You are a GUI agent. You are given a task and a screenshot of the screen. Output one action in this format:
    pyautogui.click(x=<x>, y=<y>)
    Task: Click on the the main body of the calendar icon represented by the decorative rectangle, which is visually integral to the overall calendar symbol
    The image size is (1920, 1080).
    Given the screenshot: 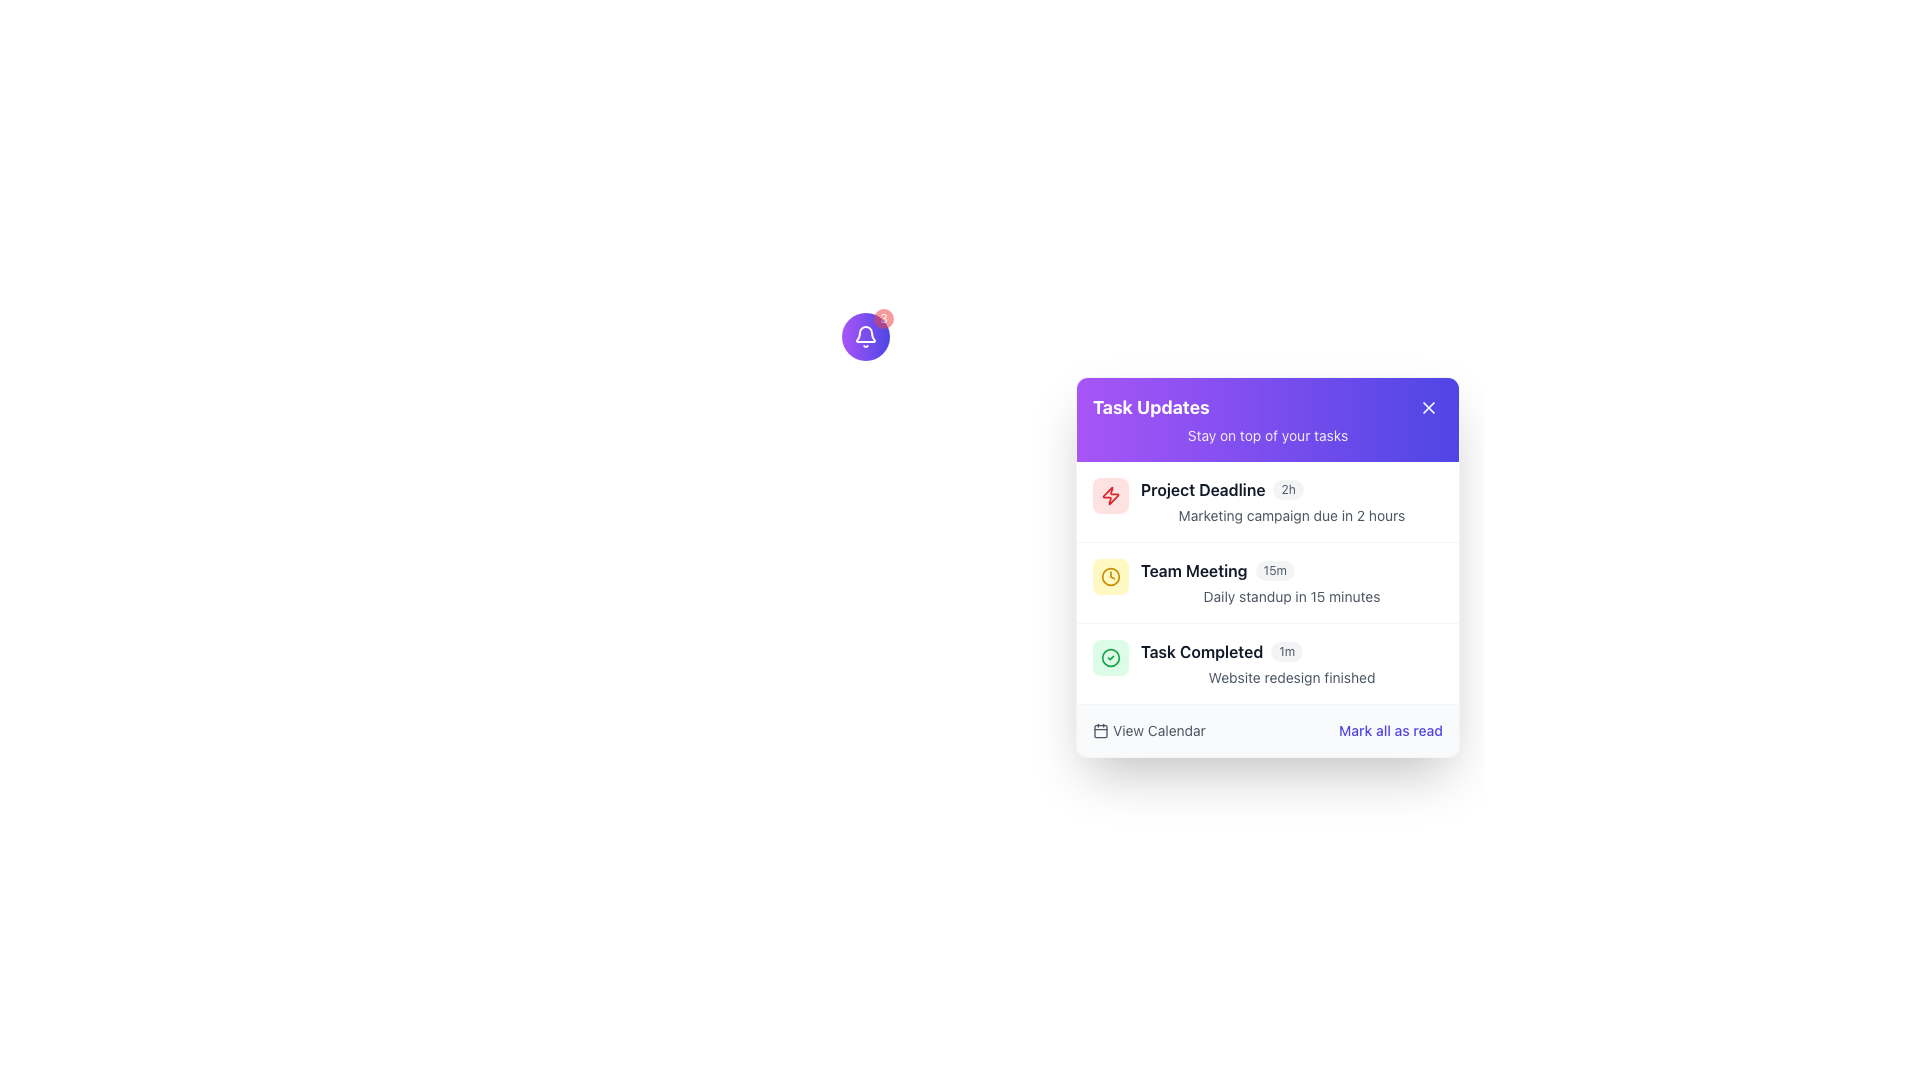 What is the action you would take?
    pyautogui.click(x=1099, y=731)
    